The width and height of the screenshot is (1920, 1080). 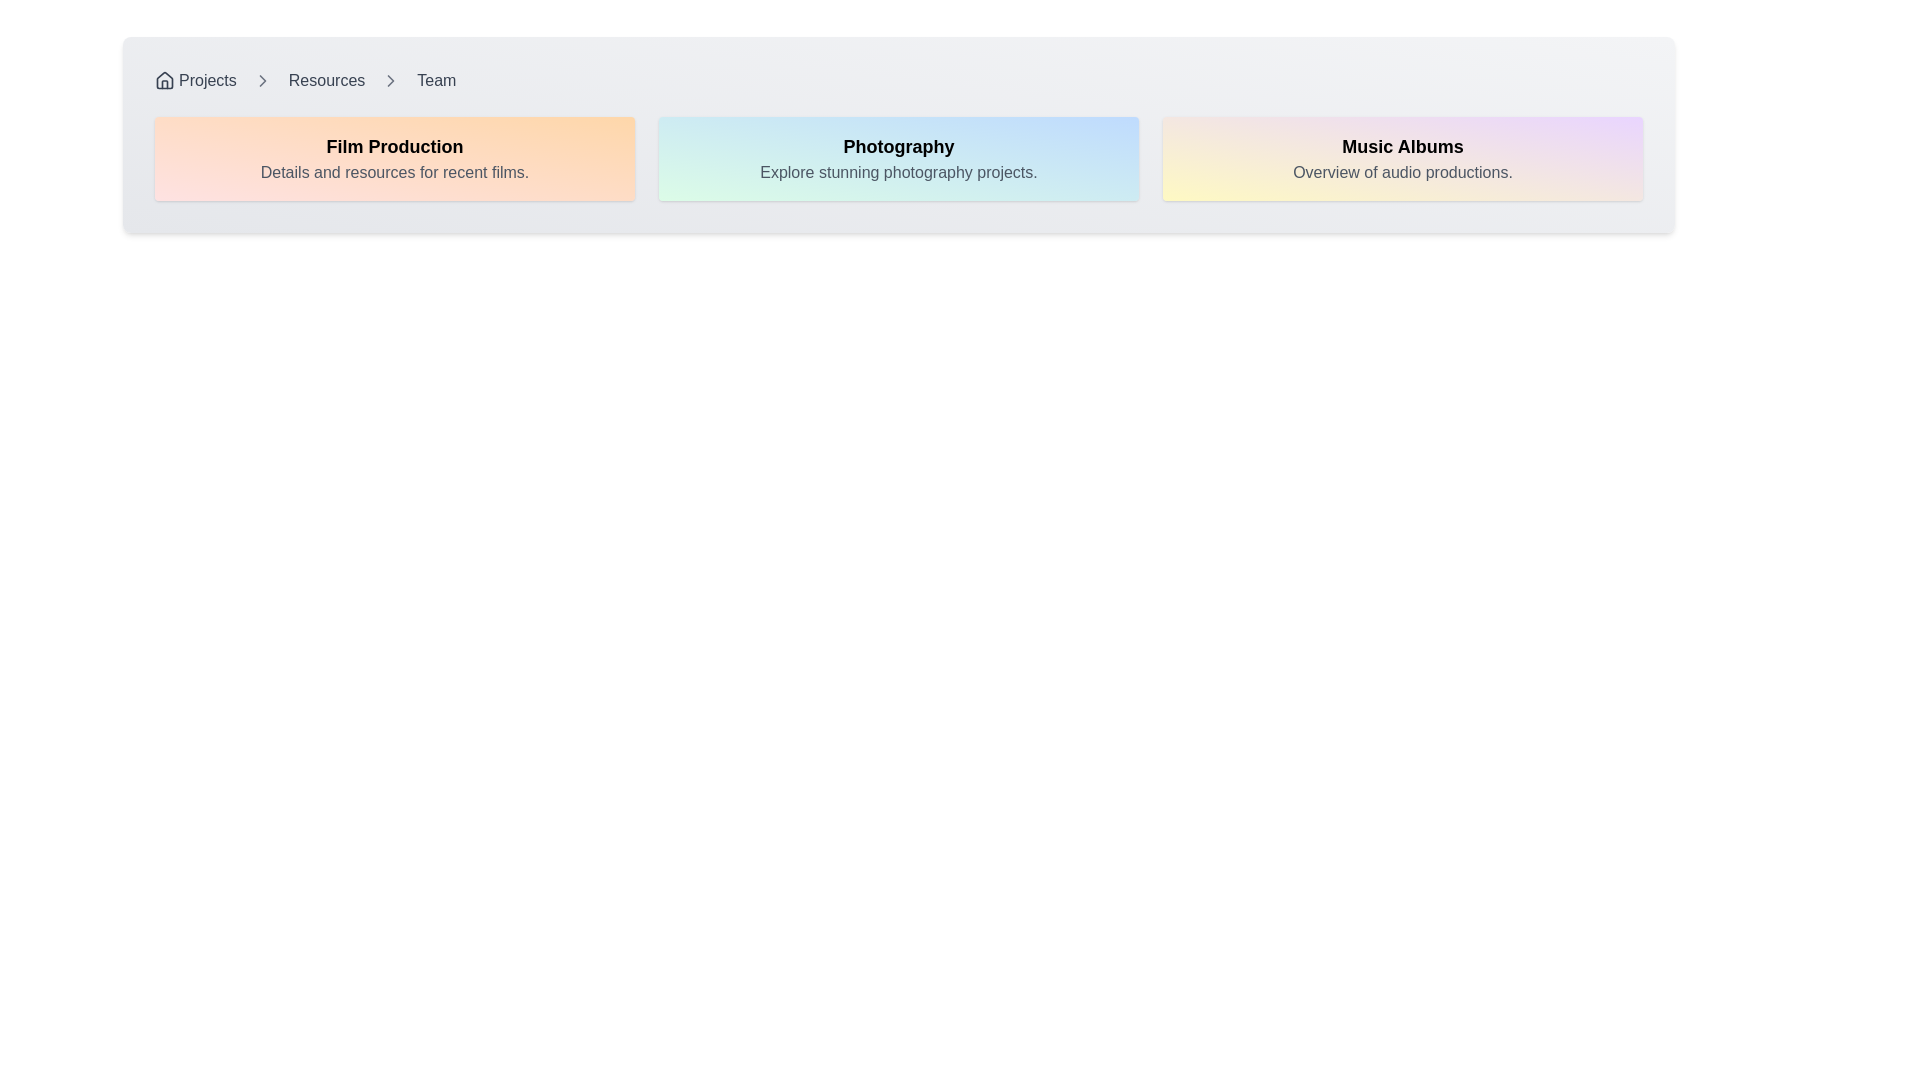 I want to click on the 'Resources' text hyperlink in the breadcrumb navigation bar, so click(x=326, y=80).